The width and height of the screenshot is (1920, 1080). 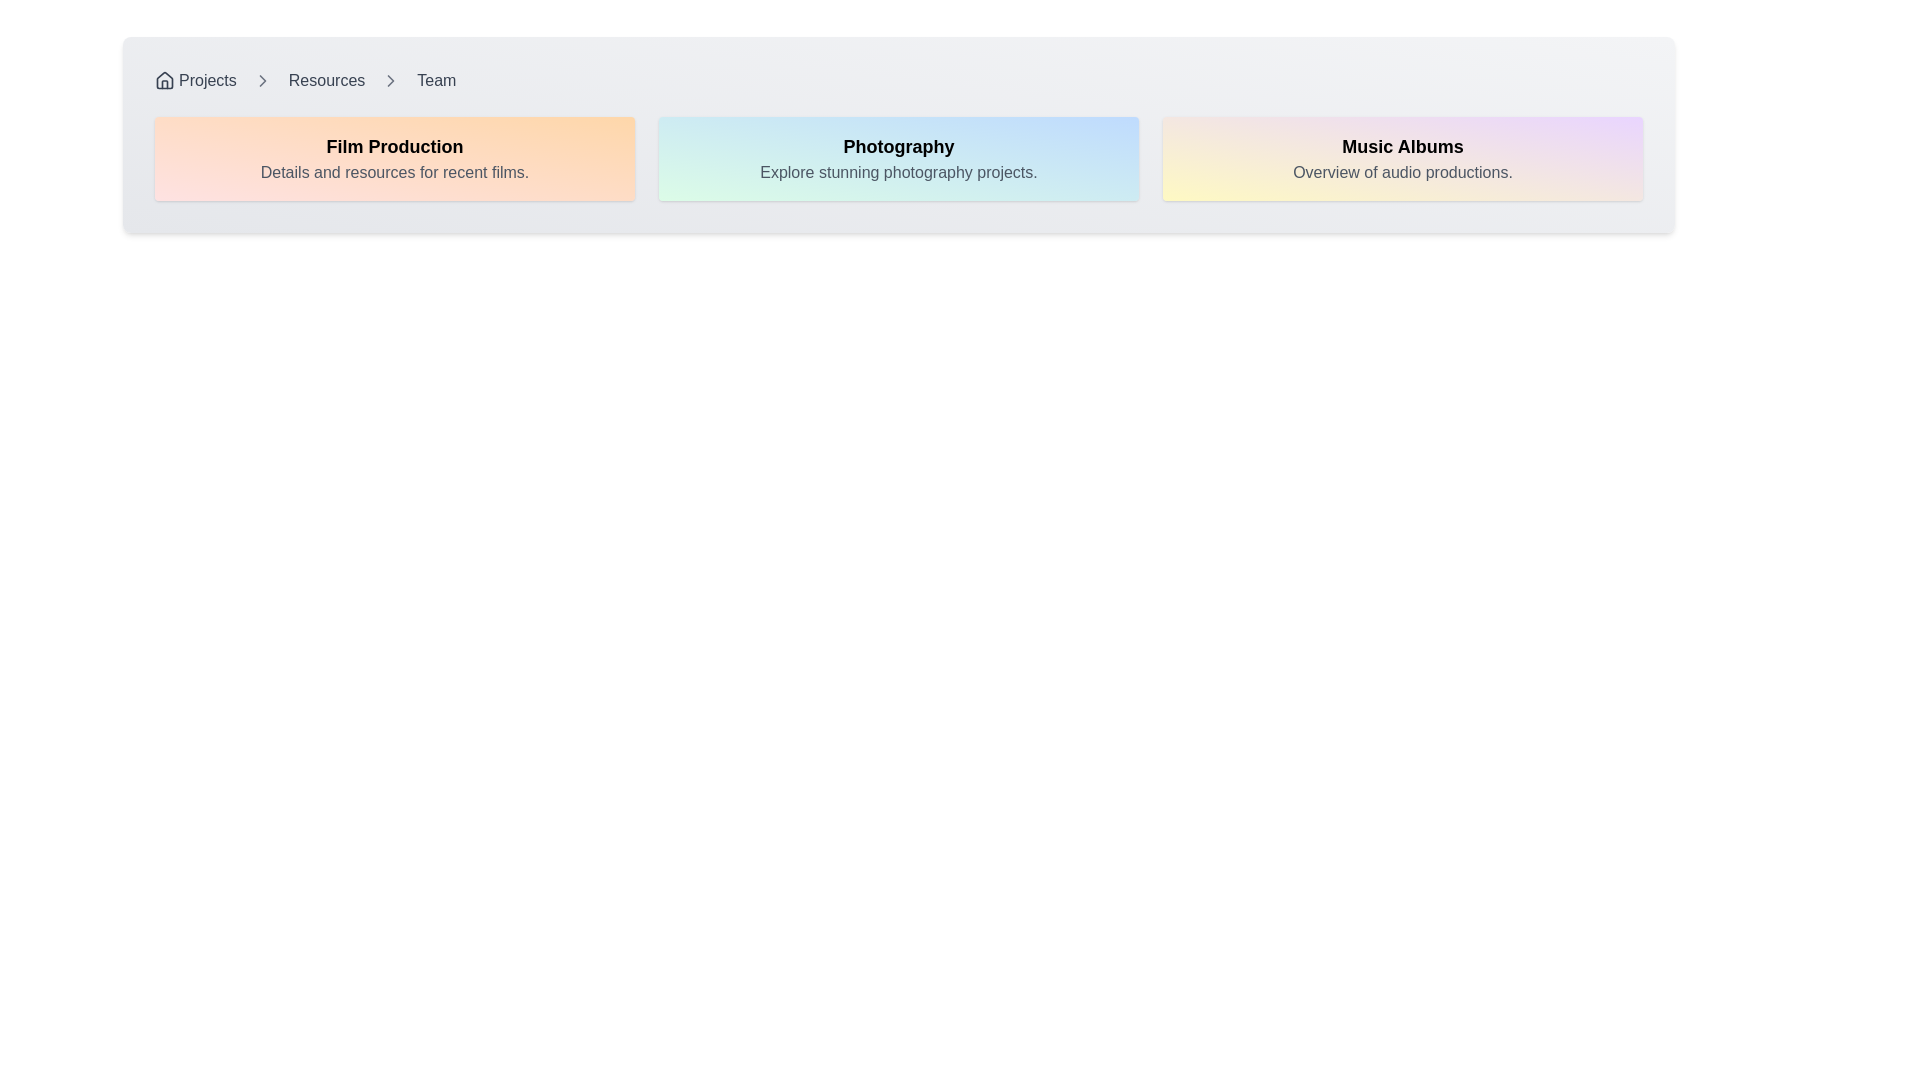 I want to click on the 'Resources' text hyperlink in the breadcrumb navigation bar, so click(x=326, y=80).